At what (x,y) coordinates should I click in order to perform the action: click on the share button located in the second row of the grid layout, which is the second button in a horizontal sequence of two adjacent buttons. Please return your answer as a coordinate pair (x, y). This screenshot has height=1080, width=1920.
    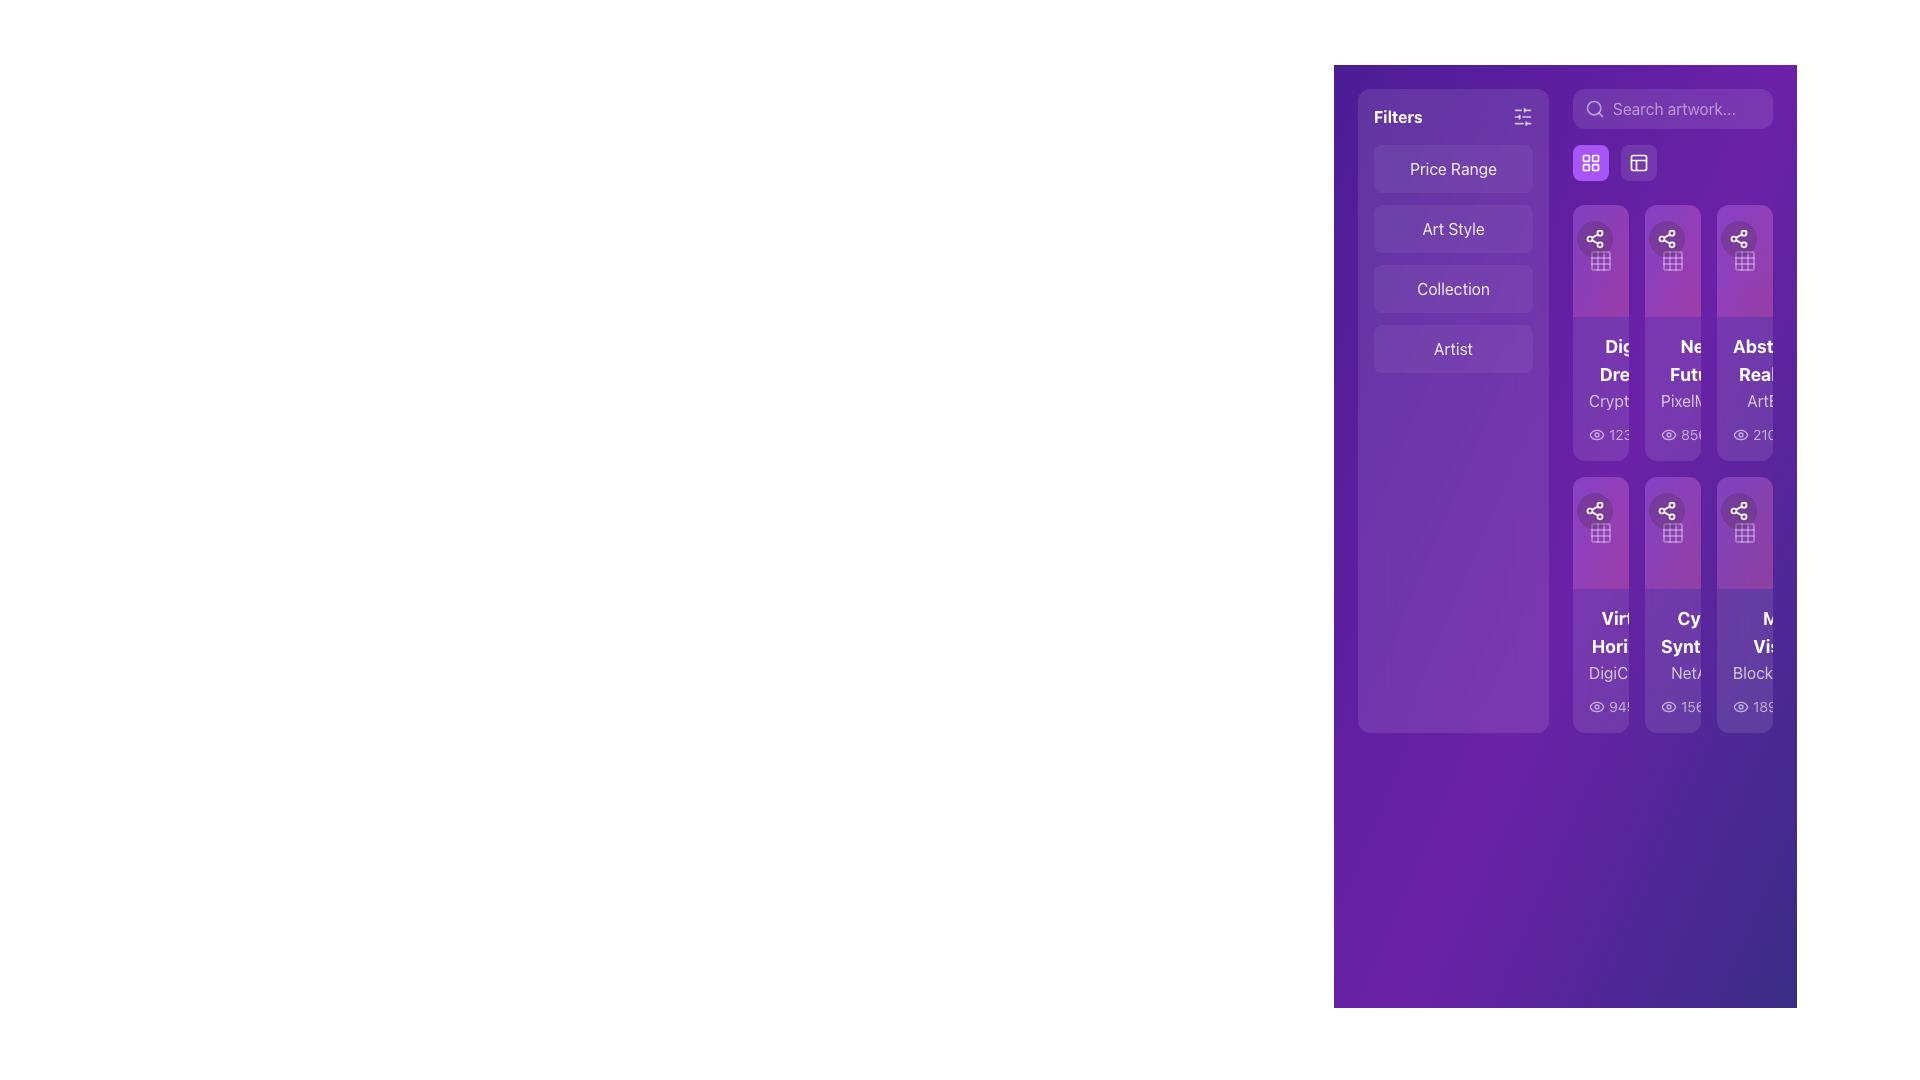
    Looking at the image, I should click on (1645, 509).